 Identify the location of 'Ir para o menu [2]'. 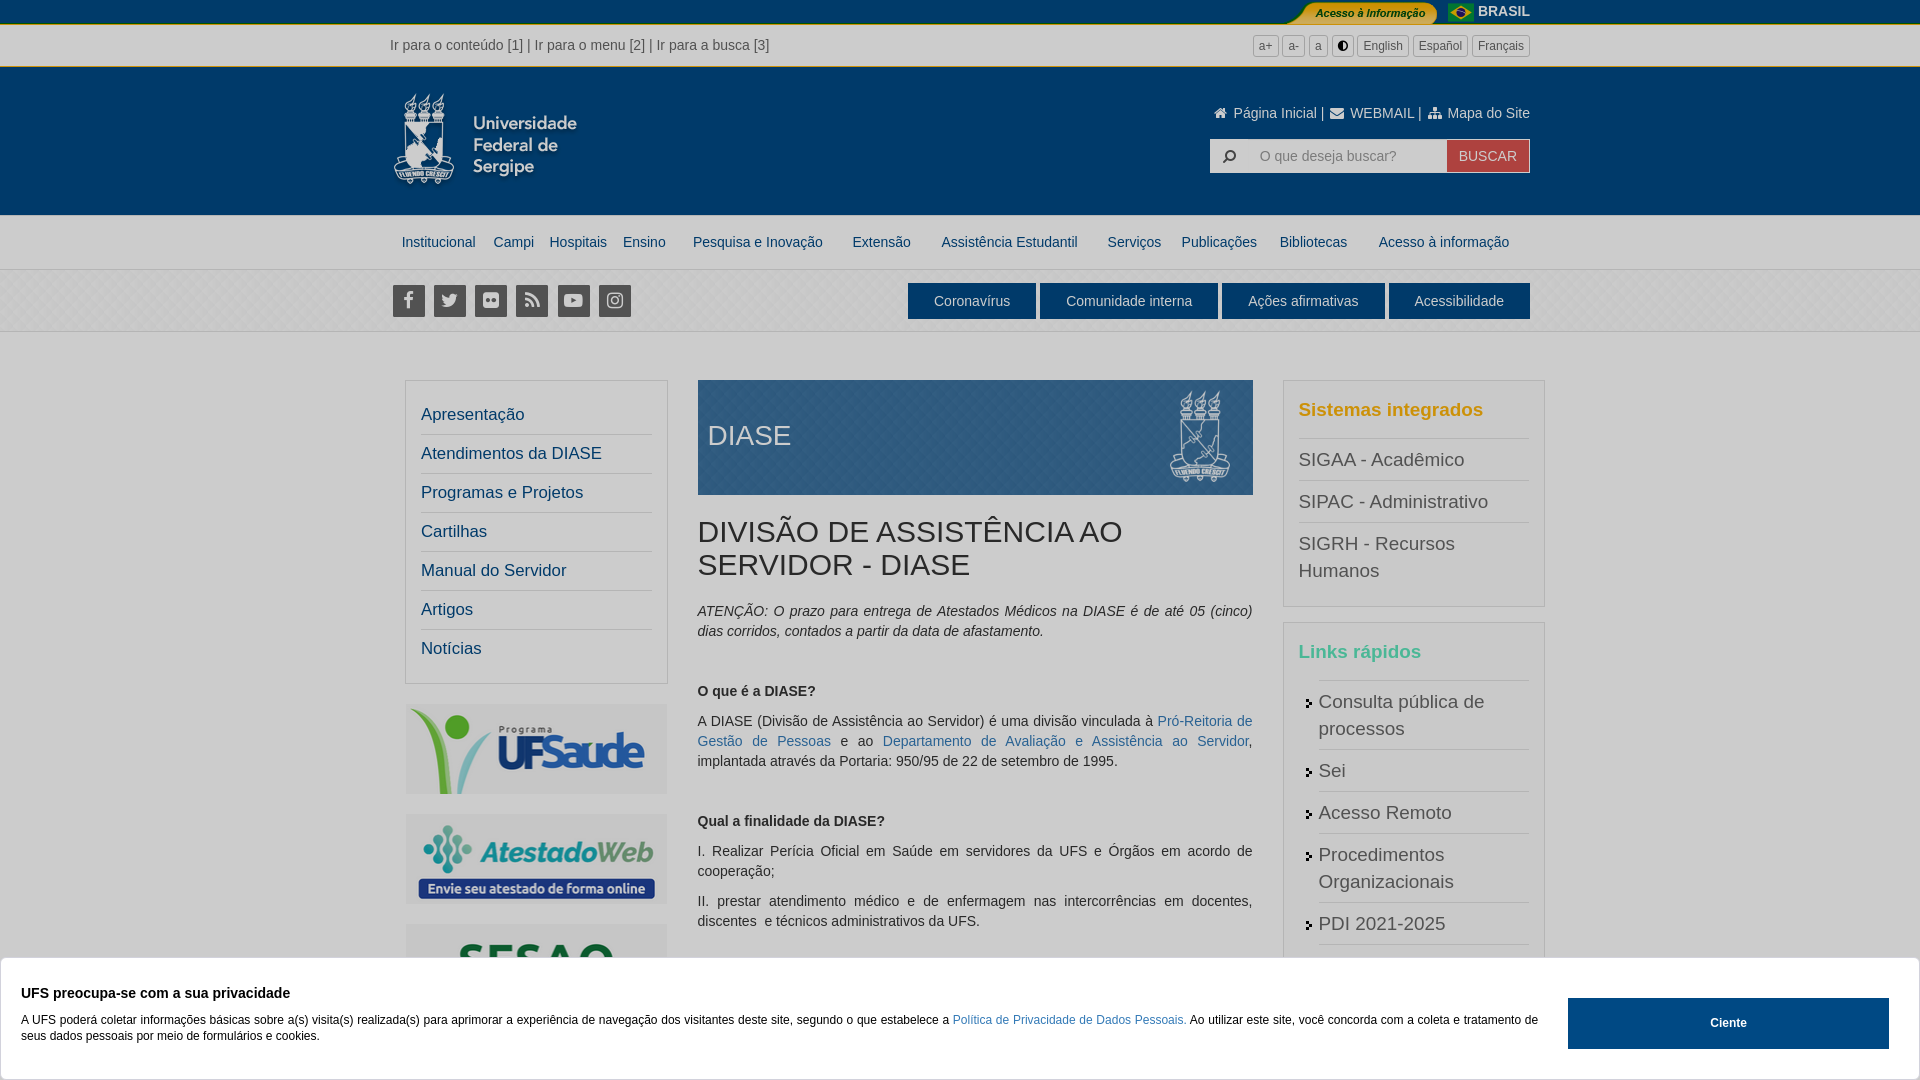
(589, 45).